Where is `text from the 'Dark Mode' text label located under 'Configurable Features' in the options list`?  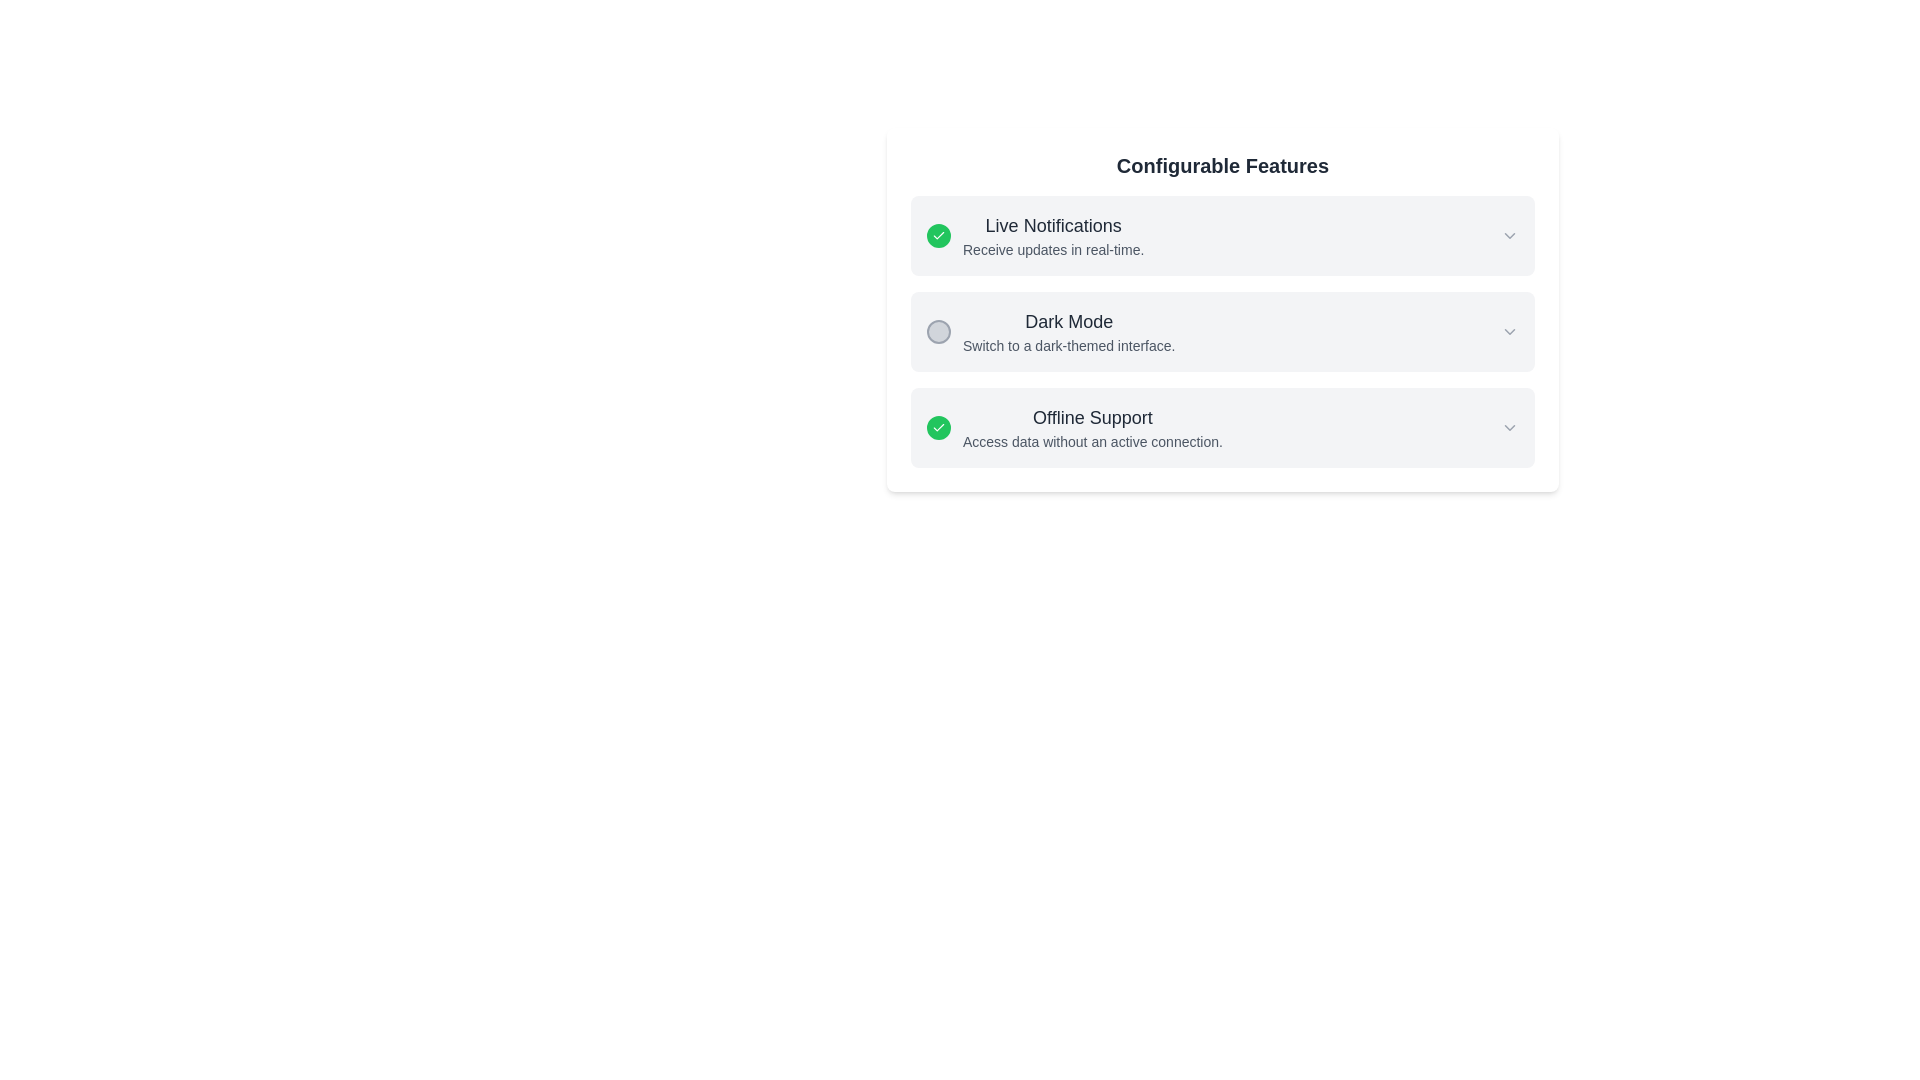
text from the 'Dark Mode' text label located under 'Configurable Features' in the options list is located at coordinates (1068, 330).